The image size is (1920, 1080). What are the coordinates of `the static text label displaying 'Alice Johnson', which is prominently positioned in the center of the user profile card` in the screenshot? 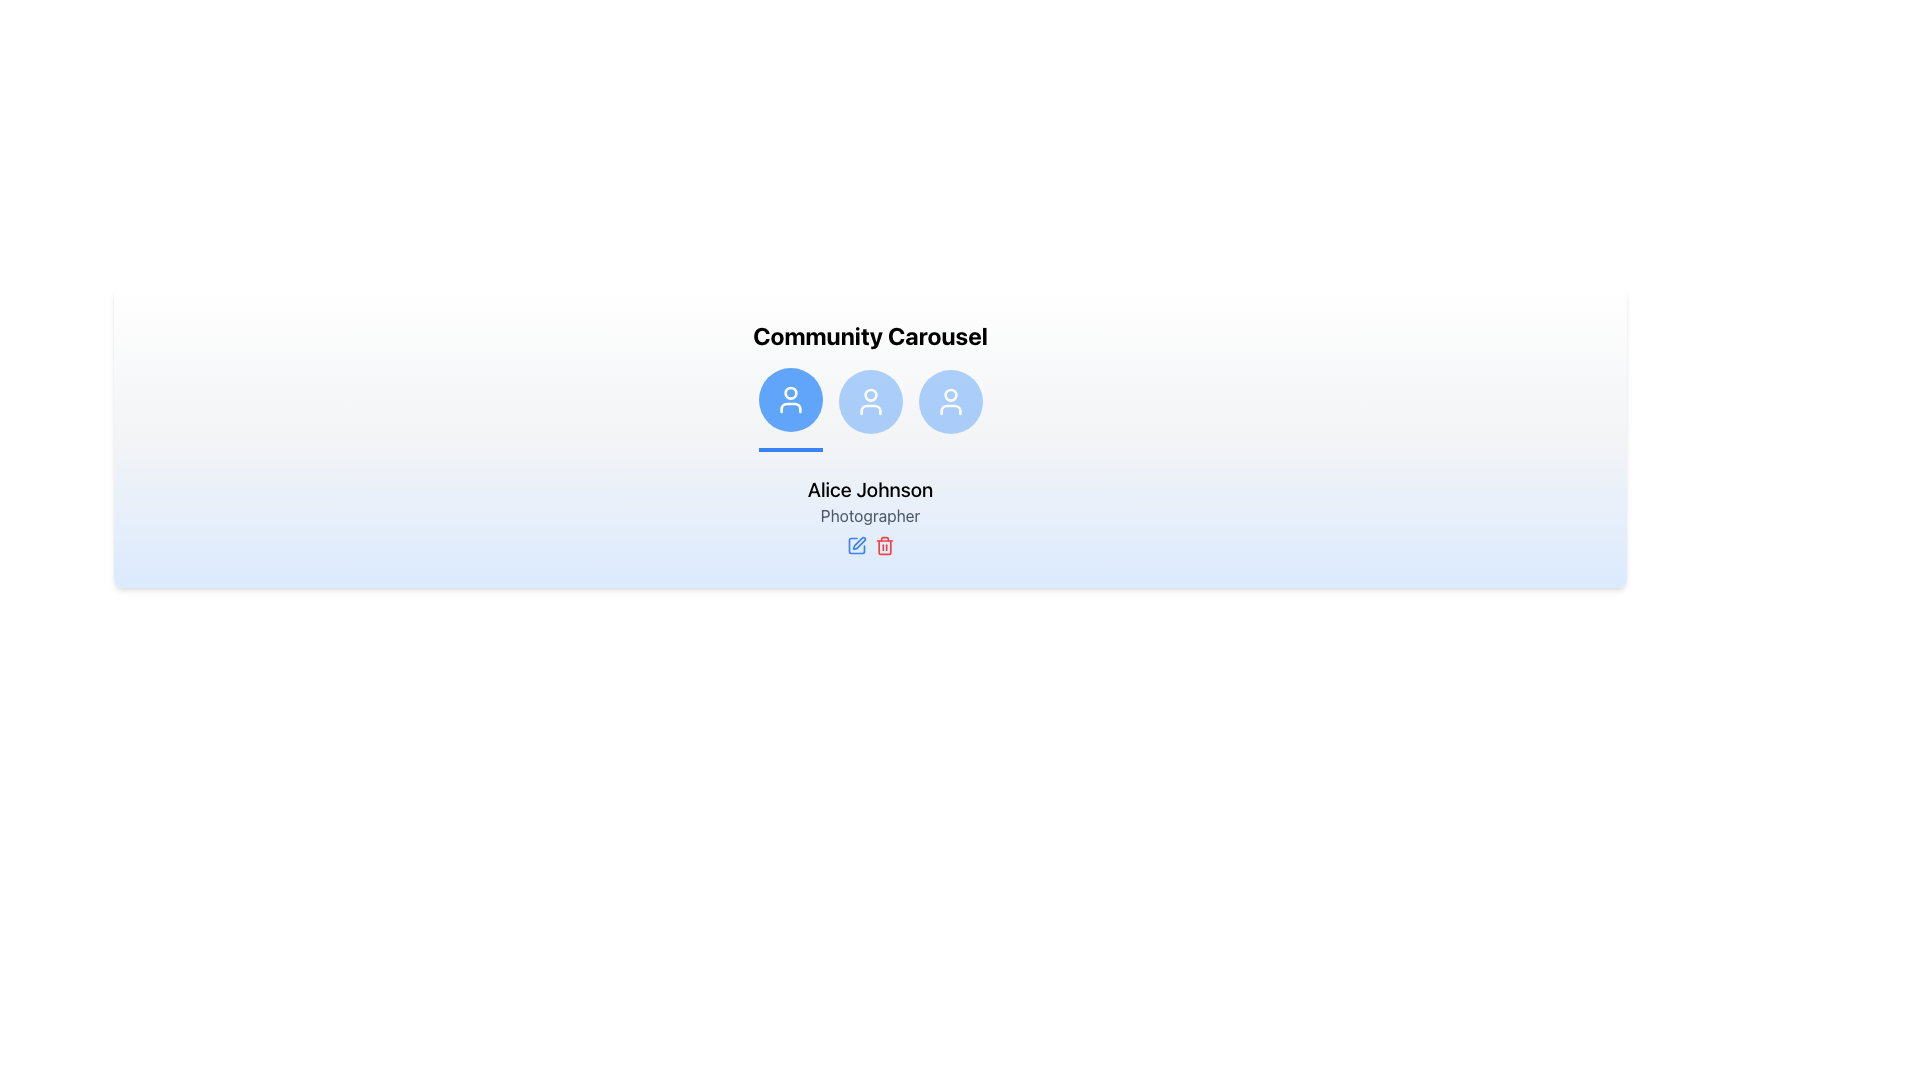 It's located at (870, 489).